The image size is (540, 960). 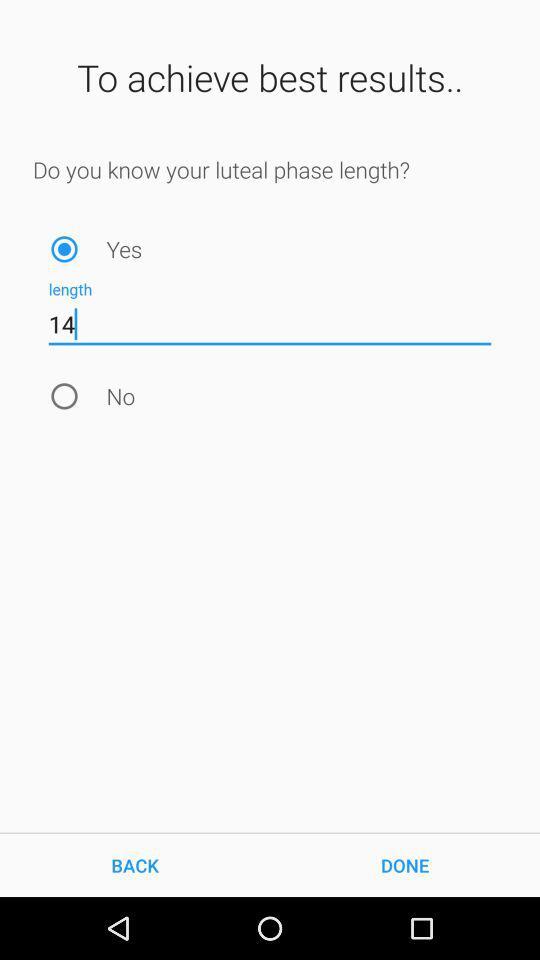 I want to click on yes option, so click(x=64, y=248).